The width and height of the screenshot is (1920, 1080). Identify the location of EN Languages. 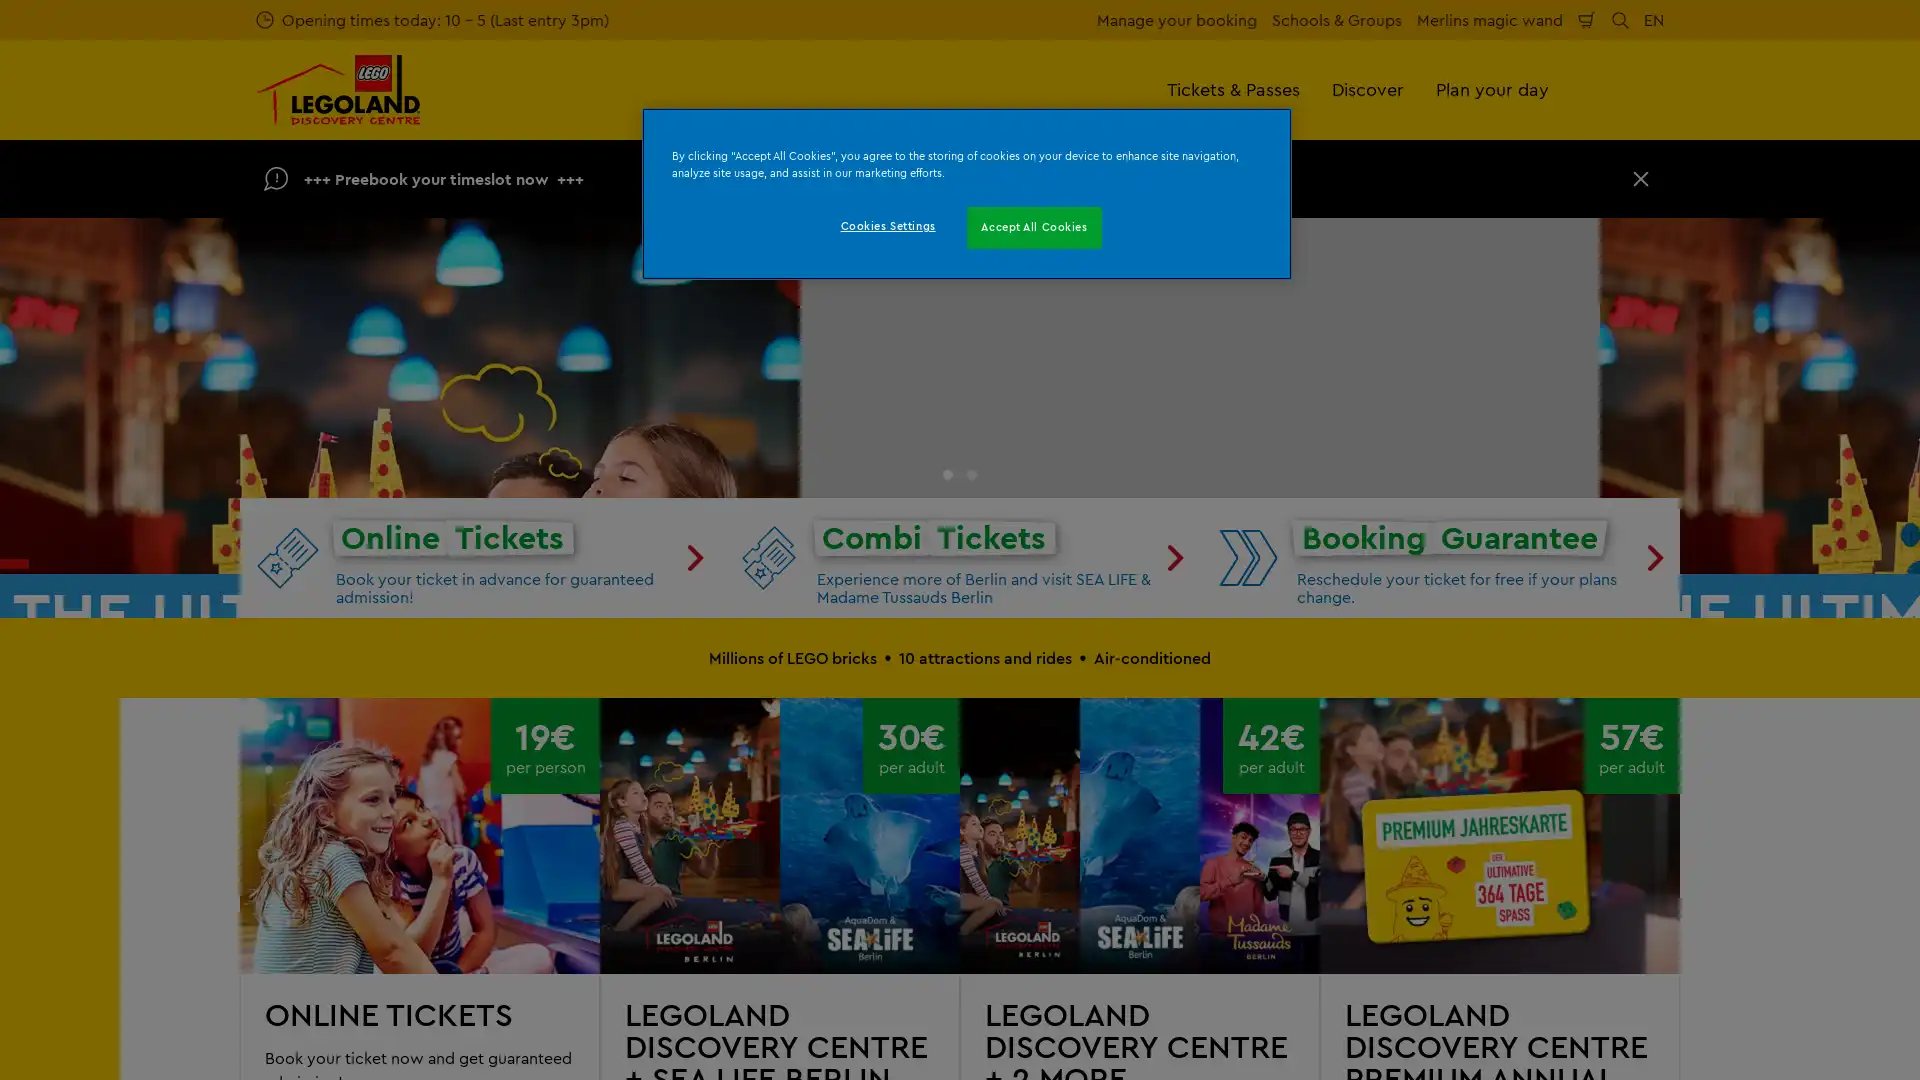
(1654, 19).